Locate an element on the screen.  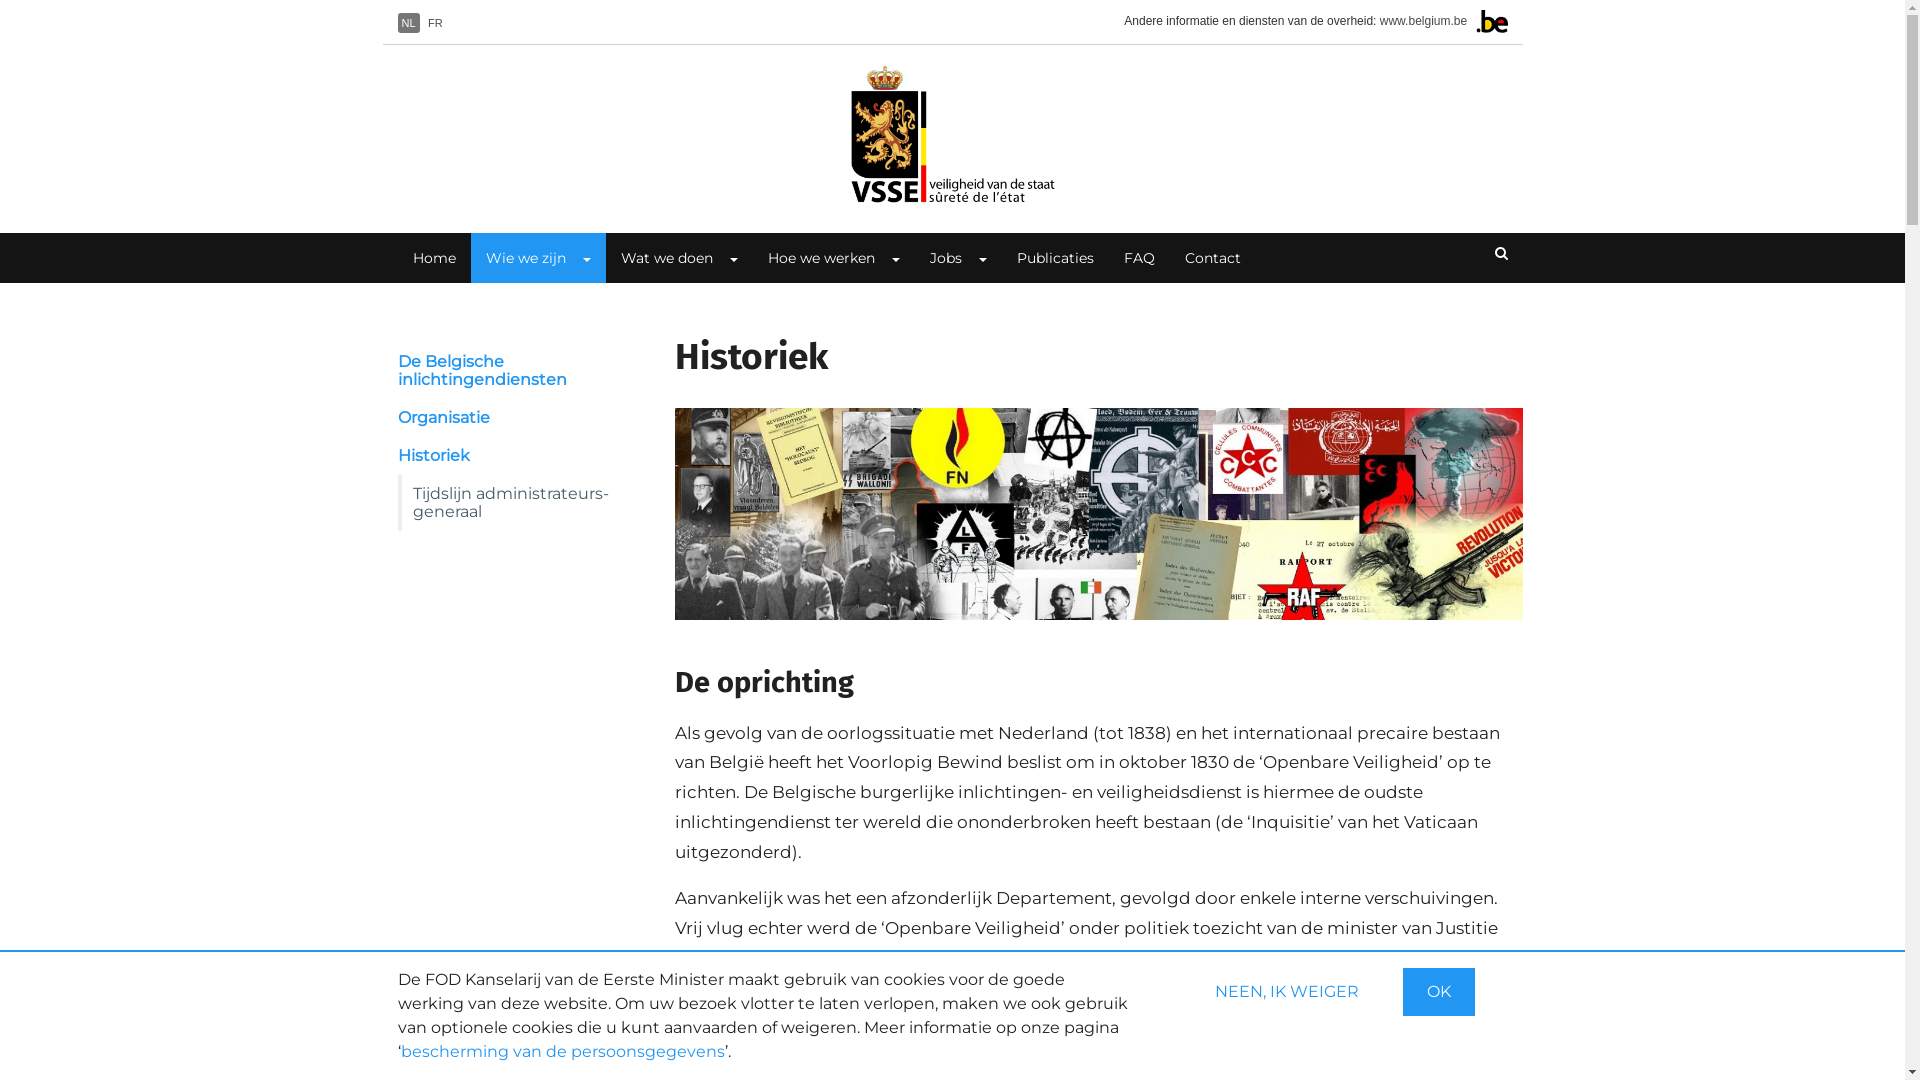
'Jobs' is located at coordinates (936, 257).